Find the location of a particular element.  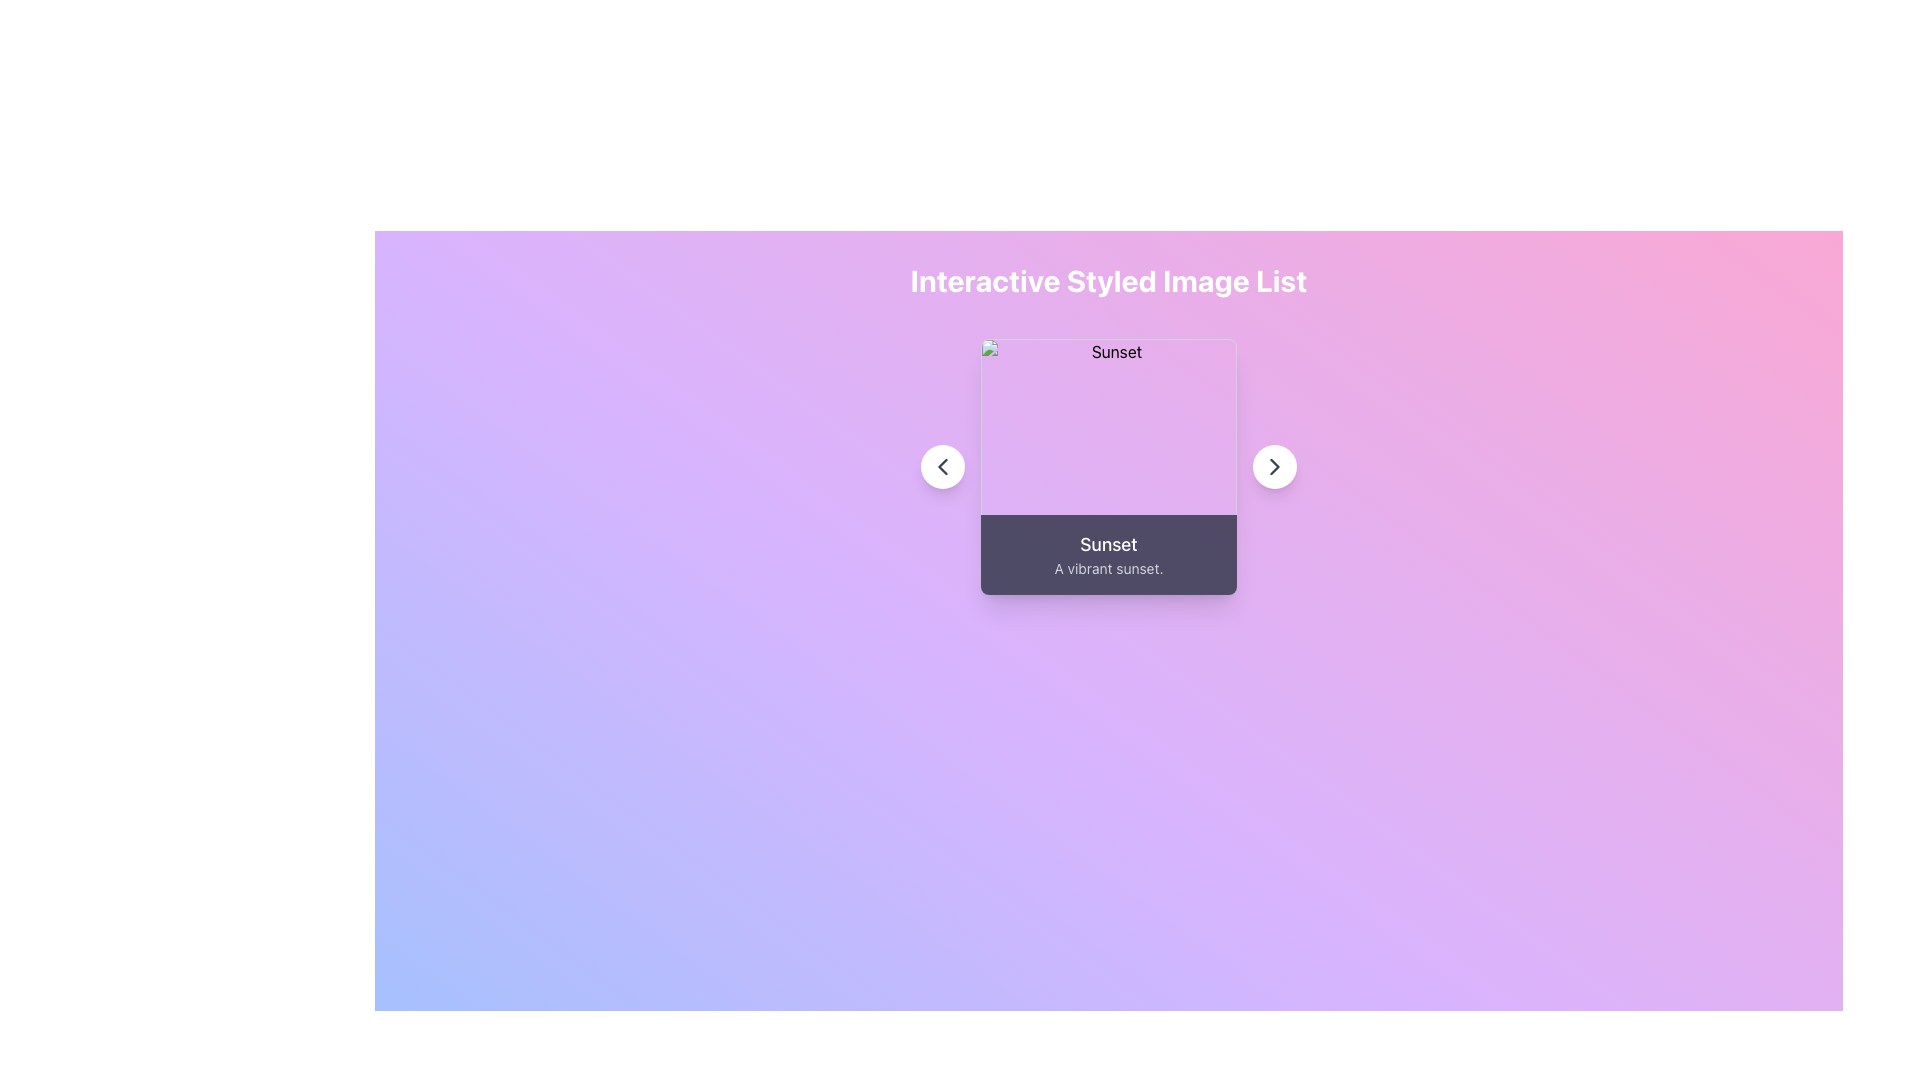

the text block saying 'A vibrant sunset' located at the bottom of the card component if it is enabled is located at coordinates (1107, 569).